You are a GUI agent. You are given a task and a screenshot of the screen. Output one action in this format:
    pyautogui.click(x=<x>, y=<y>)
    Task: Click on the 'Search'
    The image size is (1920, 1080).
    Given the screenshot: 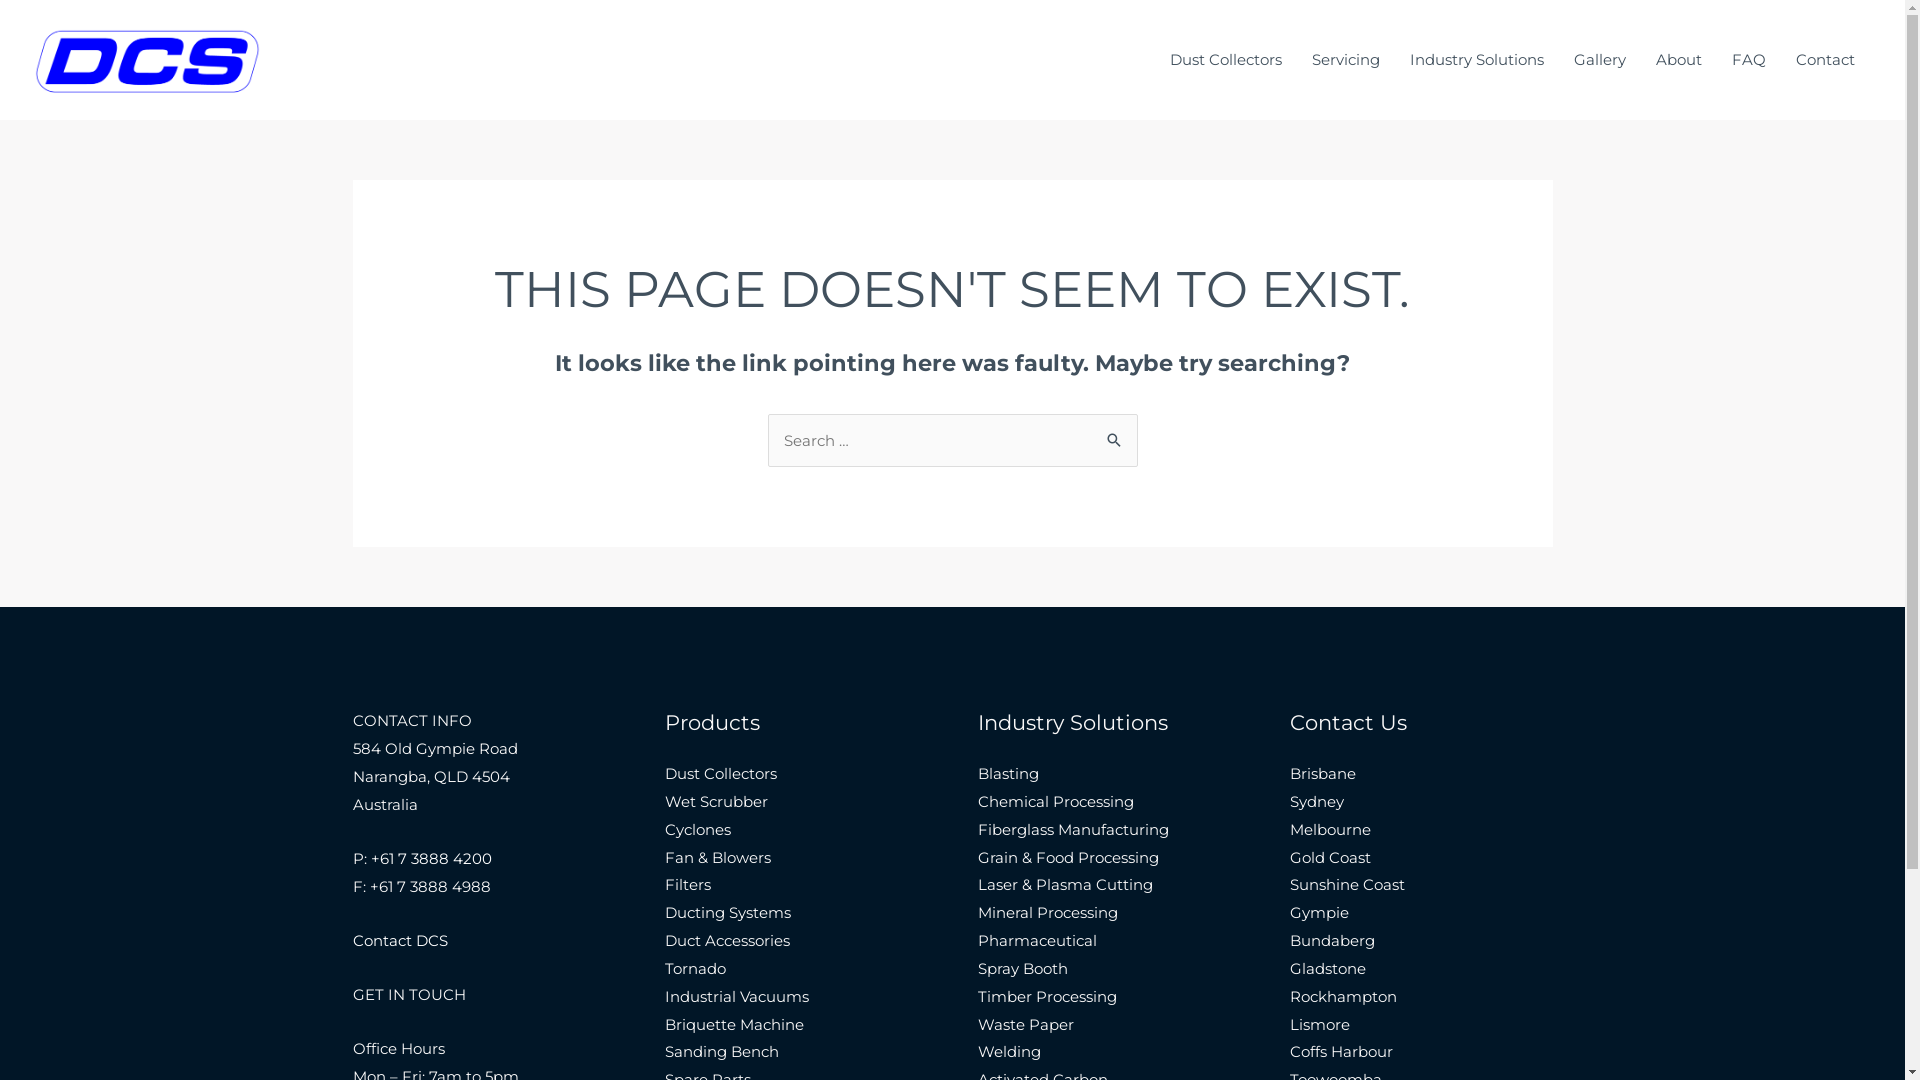 What is the action you would take?
    pyautogui.click(x=1113, y=433)
    